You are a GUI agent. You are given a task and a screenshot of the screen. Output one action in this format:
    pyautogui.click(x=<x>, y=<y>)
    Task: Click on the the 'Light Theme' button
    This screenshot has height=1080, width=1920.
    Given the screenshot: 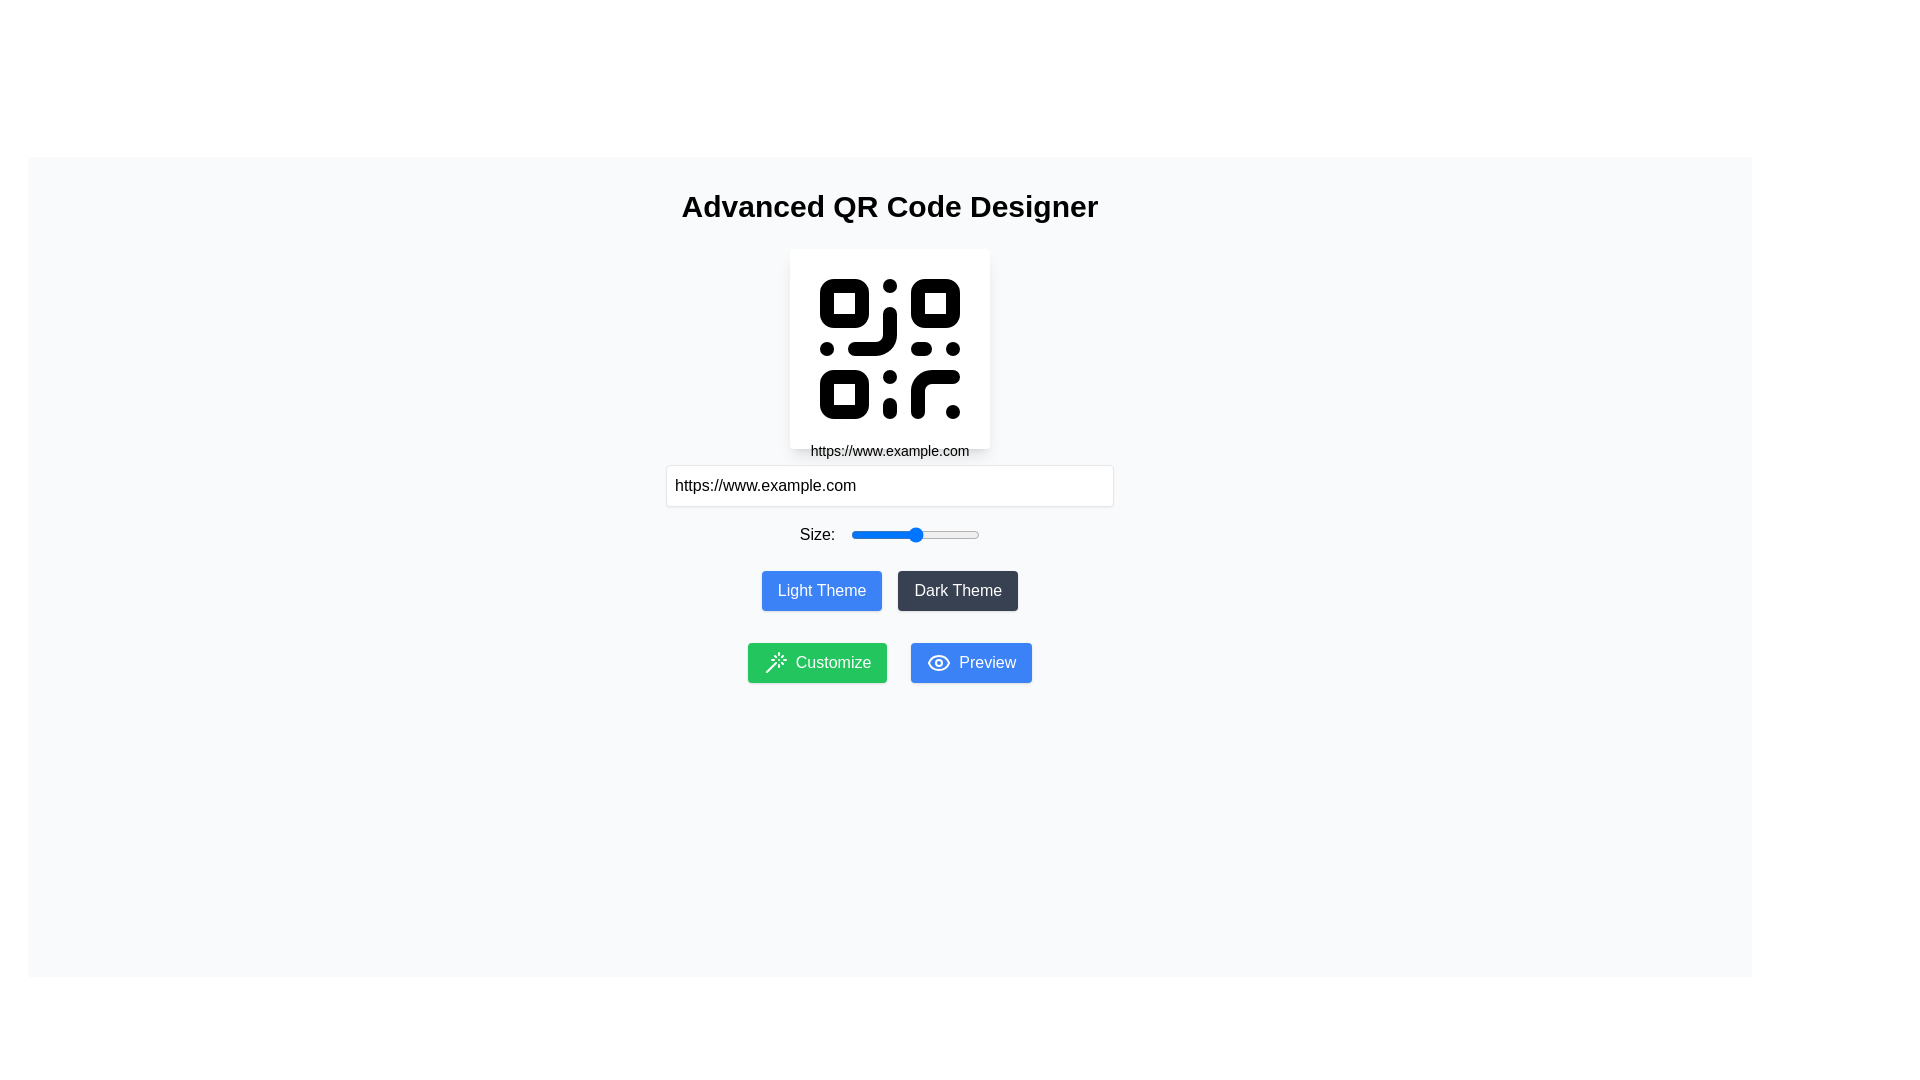 What is the action you would take?
    pyautogui.click(x=822, y=589)
    